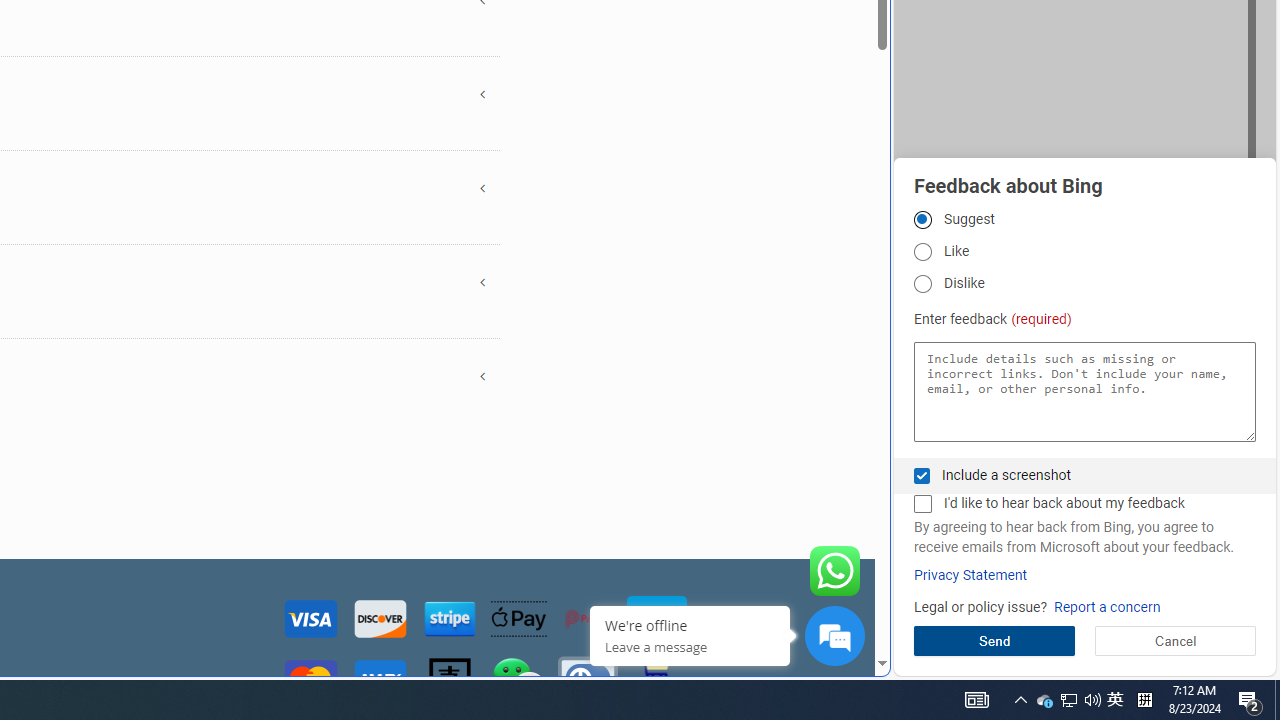 The image size is (1280, 720). Describe the element at coordinates (994, 640) in the screenshot. I see `'Send'` at that location.